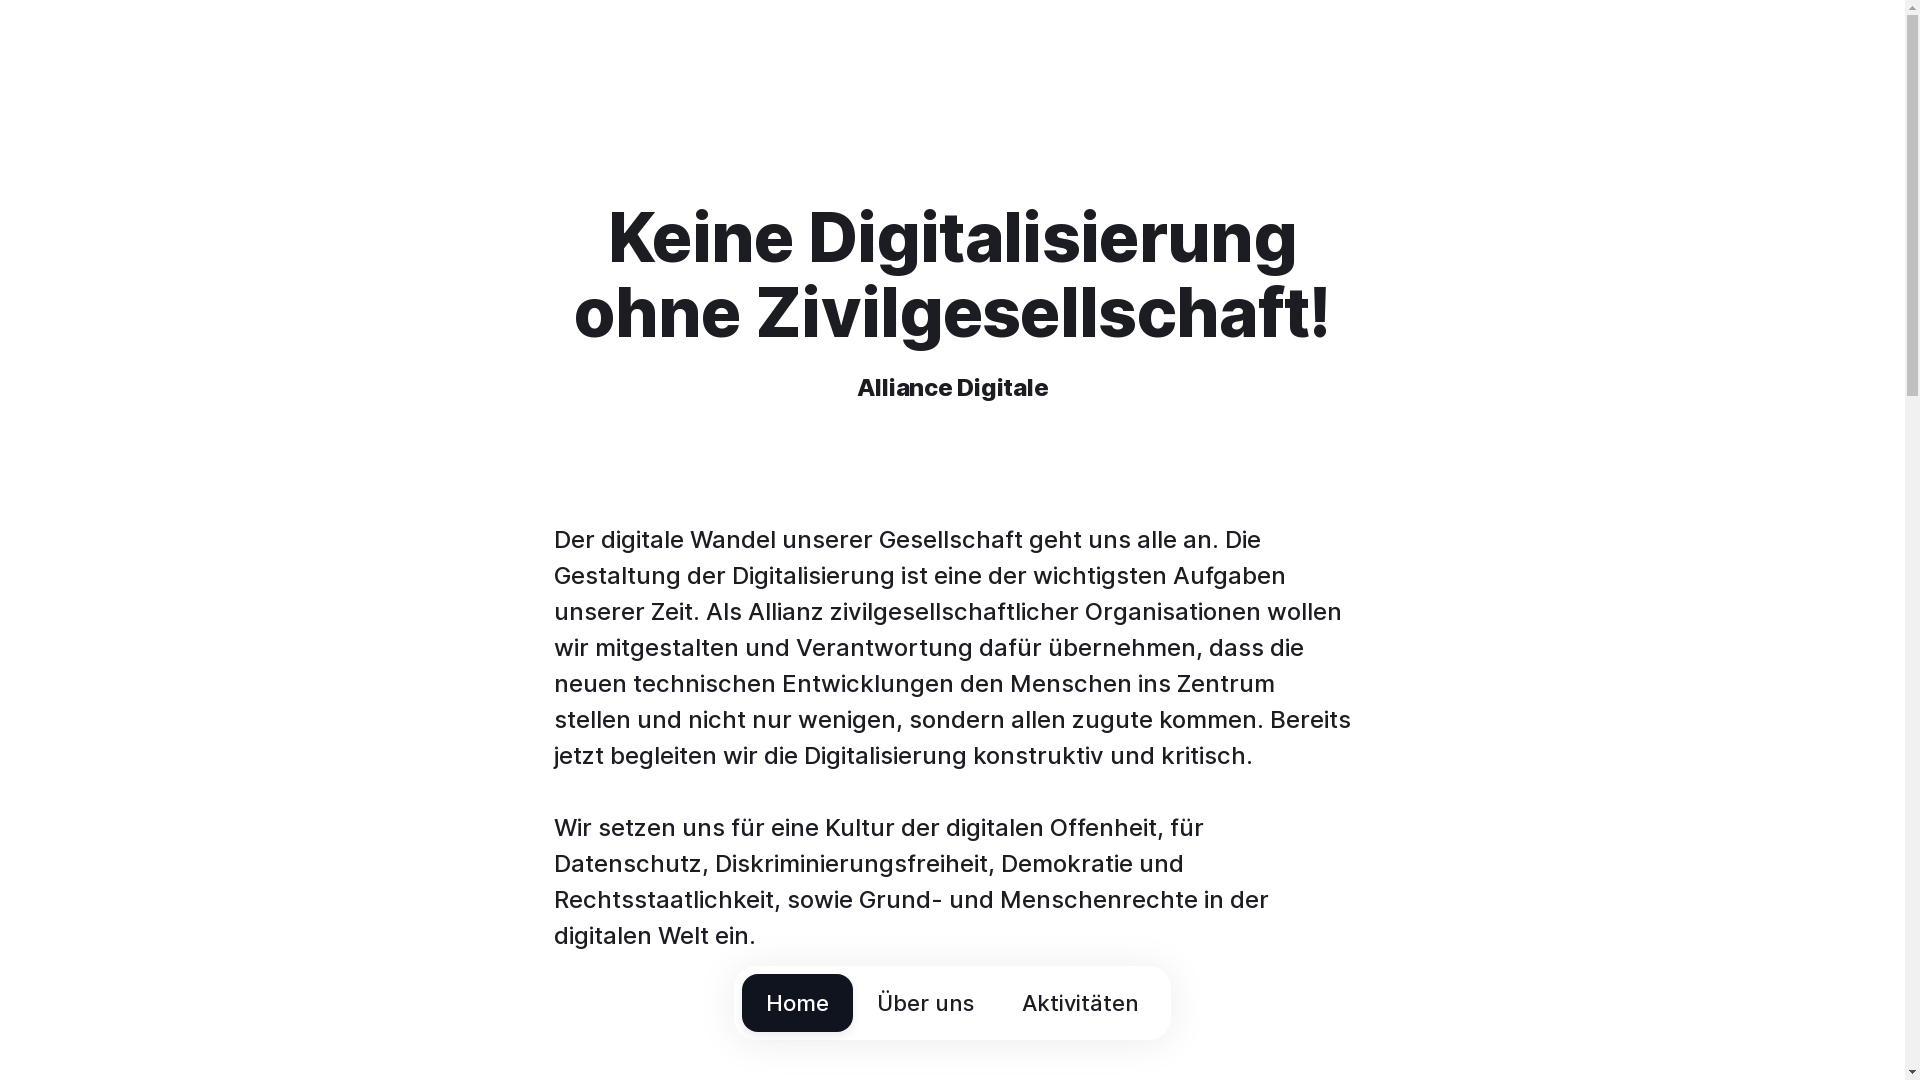 This screenshot has width=1920, height=1080. Describe the element at coordinates (796, 1002) in the screenshot. I see `'Home'` at that location.